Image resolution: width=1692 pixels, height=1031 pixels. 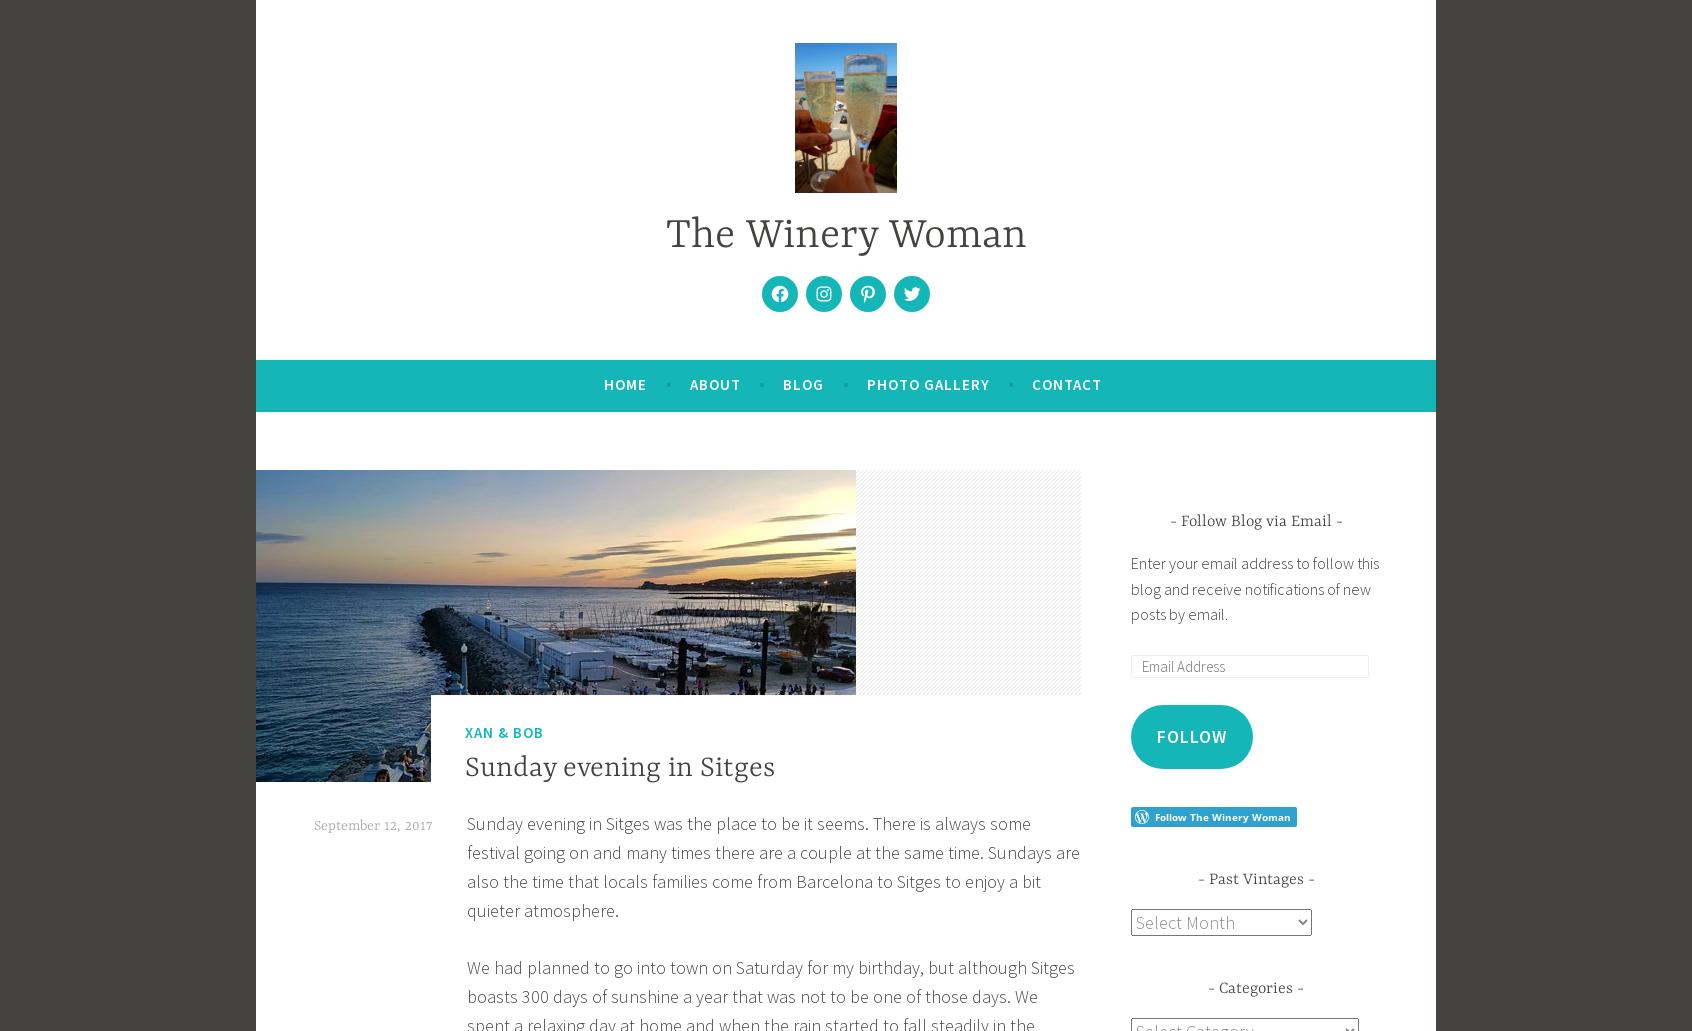 I want to click on 'Xan & Bob', so click(x=504, y=730).